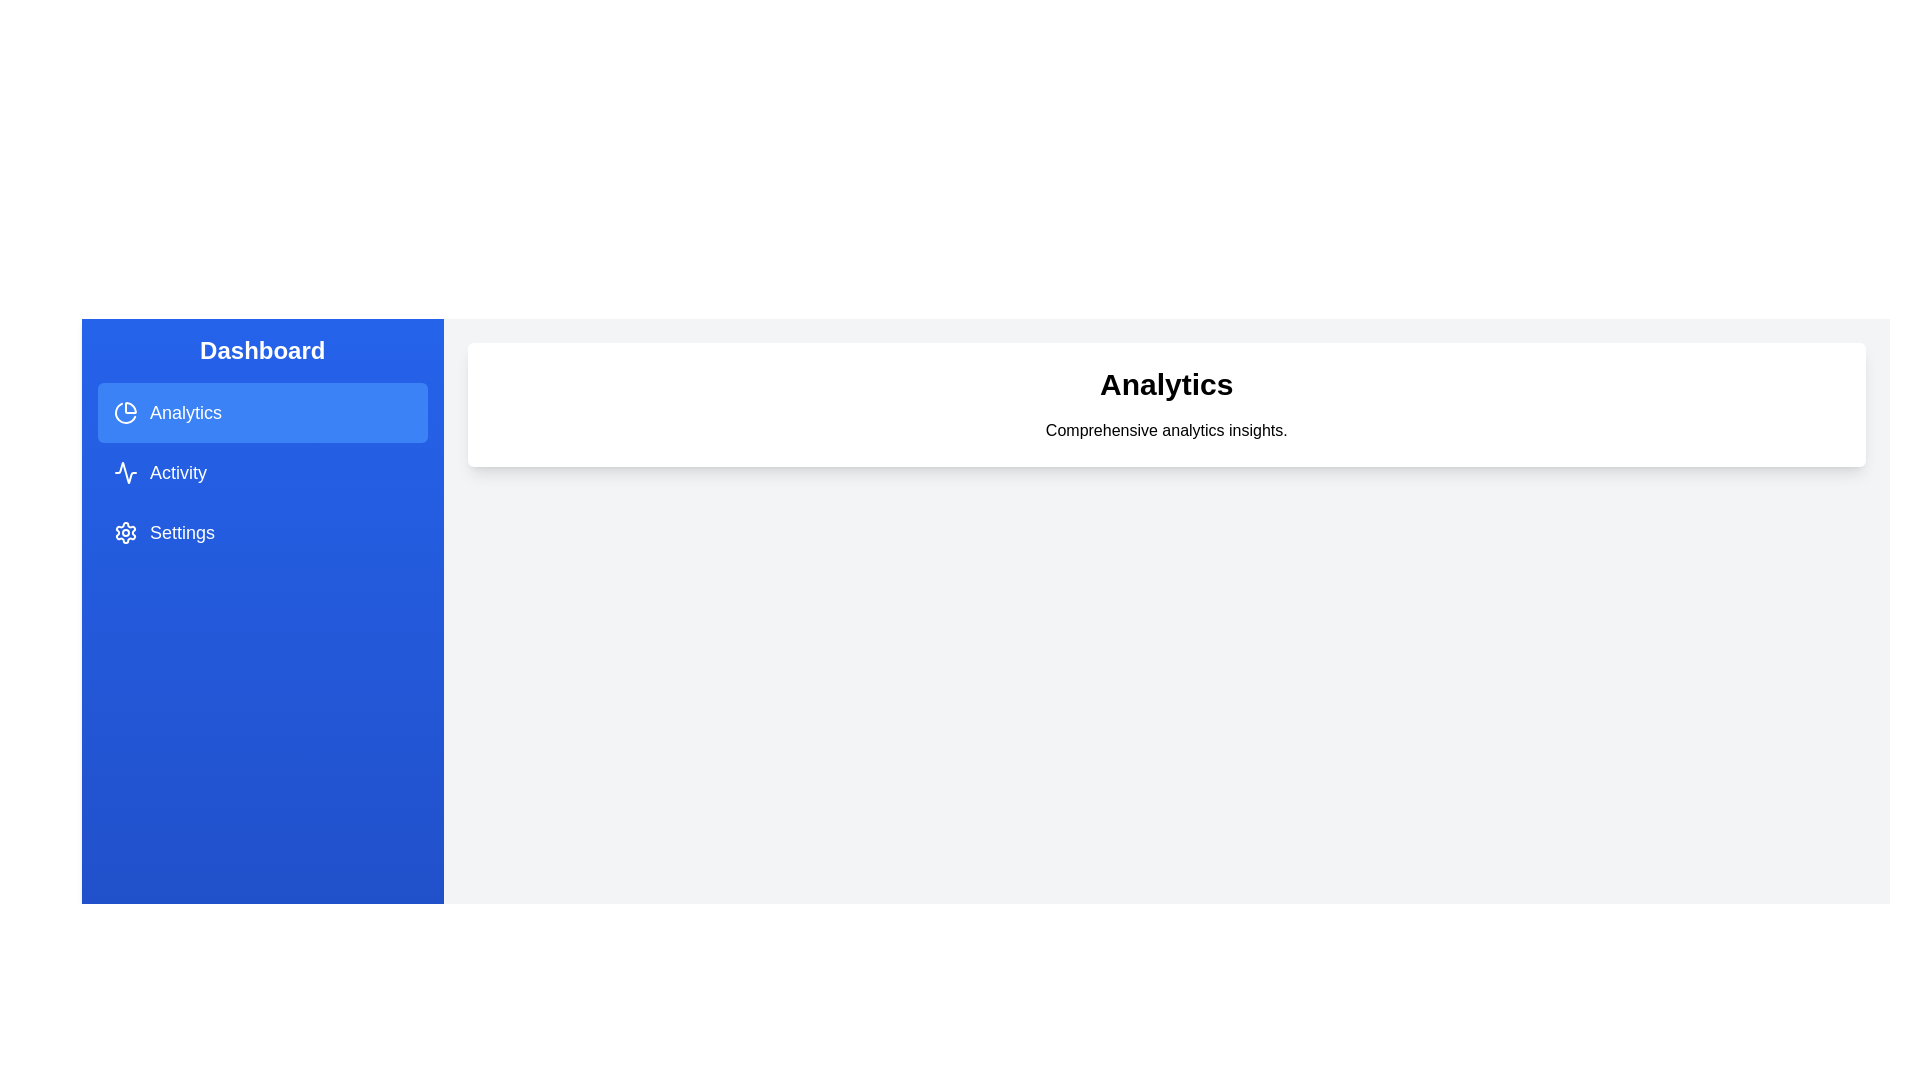 The width and height of the screenshot is (1920, 1080). I want to click on the 'Analytics' navigation button located below the 'Dashboard' header and above the 'Activity' entry, so click(261, 447).